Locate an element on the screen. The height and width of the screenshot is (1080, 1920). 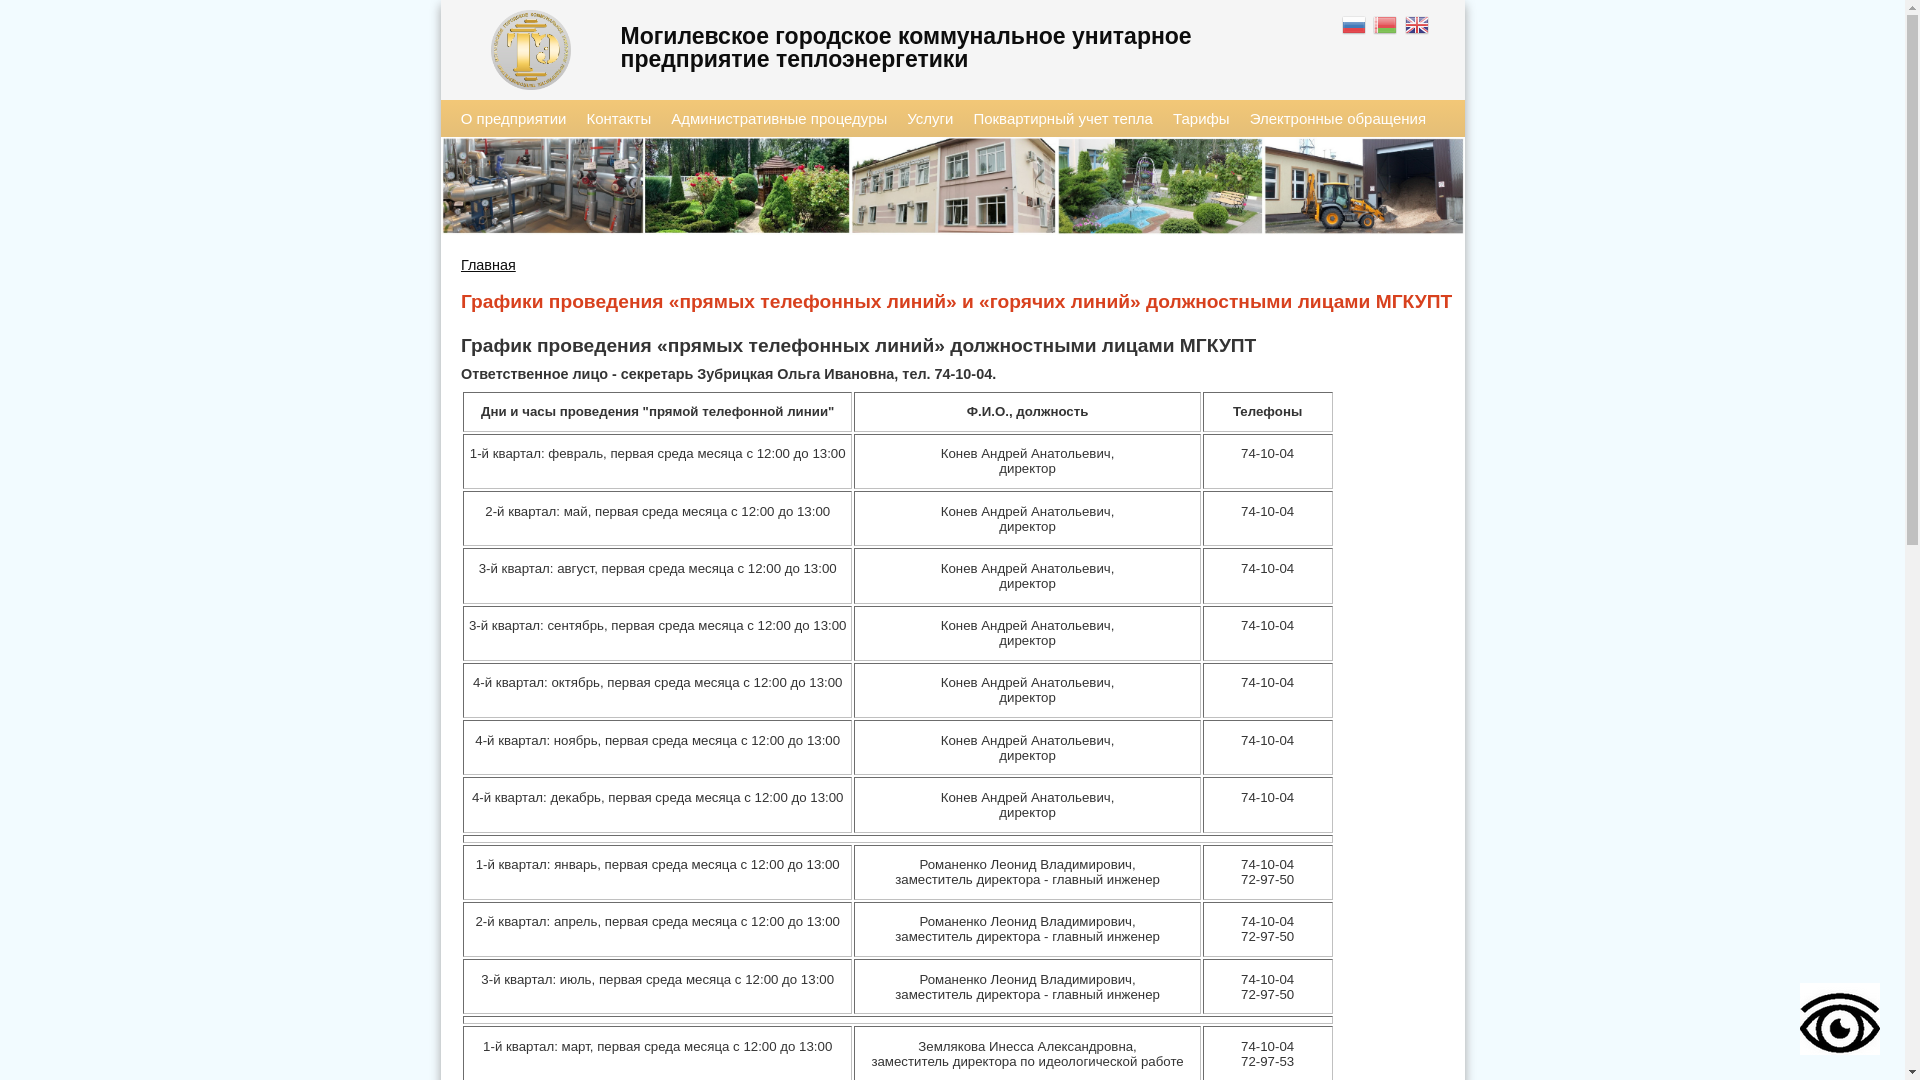
'Russian' is located at coordinates (1355, 27).